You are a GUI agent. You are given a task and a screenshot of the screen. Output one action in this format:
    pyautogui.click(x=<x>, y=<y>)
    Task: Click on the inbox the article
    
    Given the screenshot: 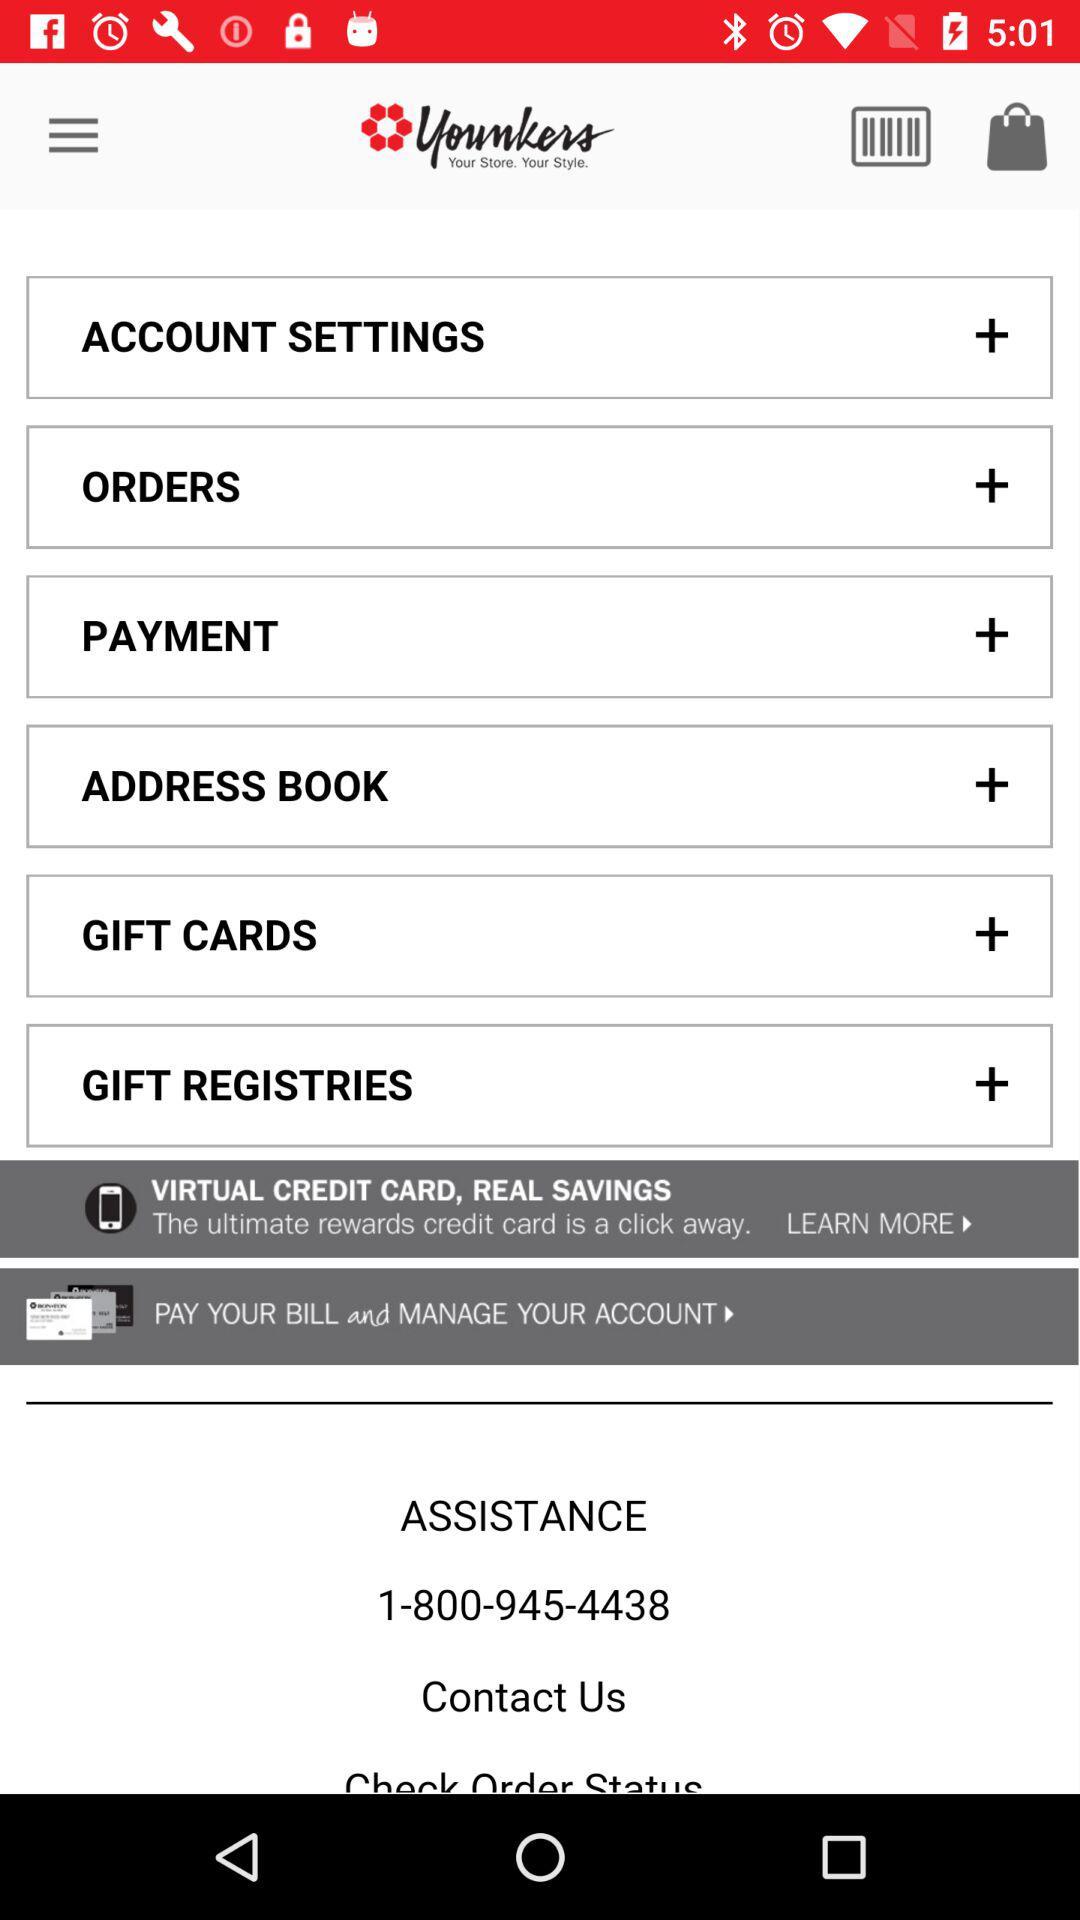 What is the action you would take?
    pyautogui.click(x=1017, y=135)
    